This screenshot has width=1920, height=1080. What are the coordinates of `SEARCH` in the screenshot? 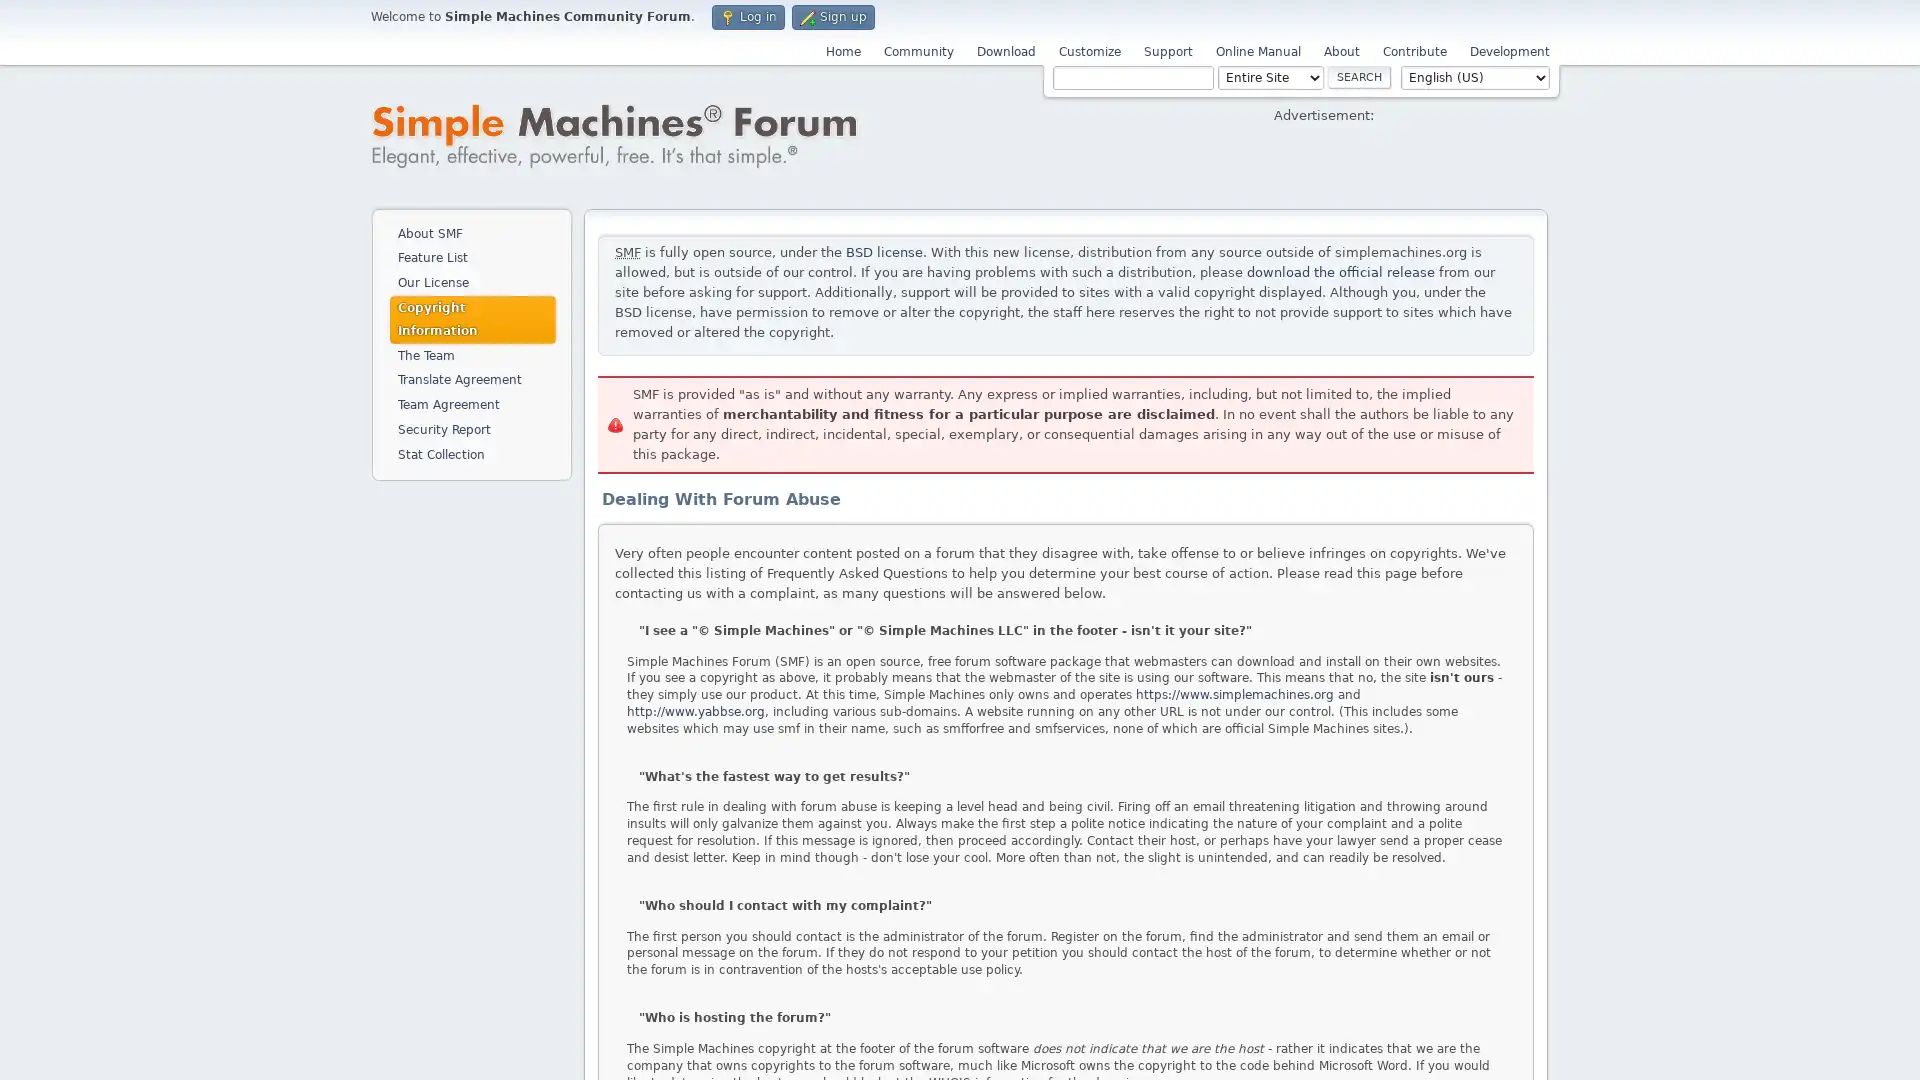 It's located at (1359, 76).